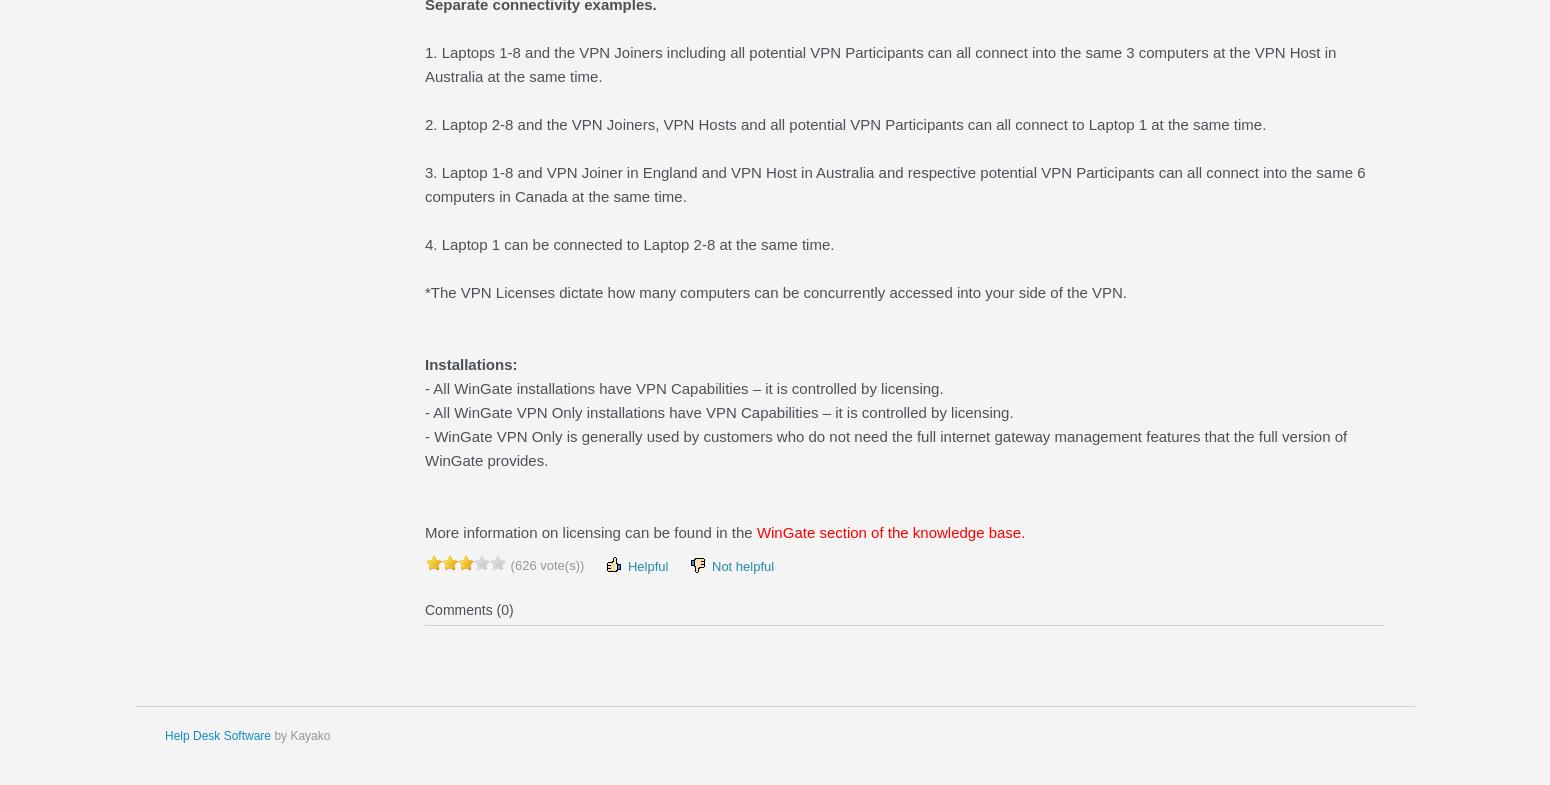  Describe the element at coordinates (468, 610) in the screenshot. I see `'Comments (0)'` at that location.